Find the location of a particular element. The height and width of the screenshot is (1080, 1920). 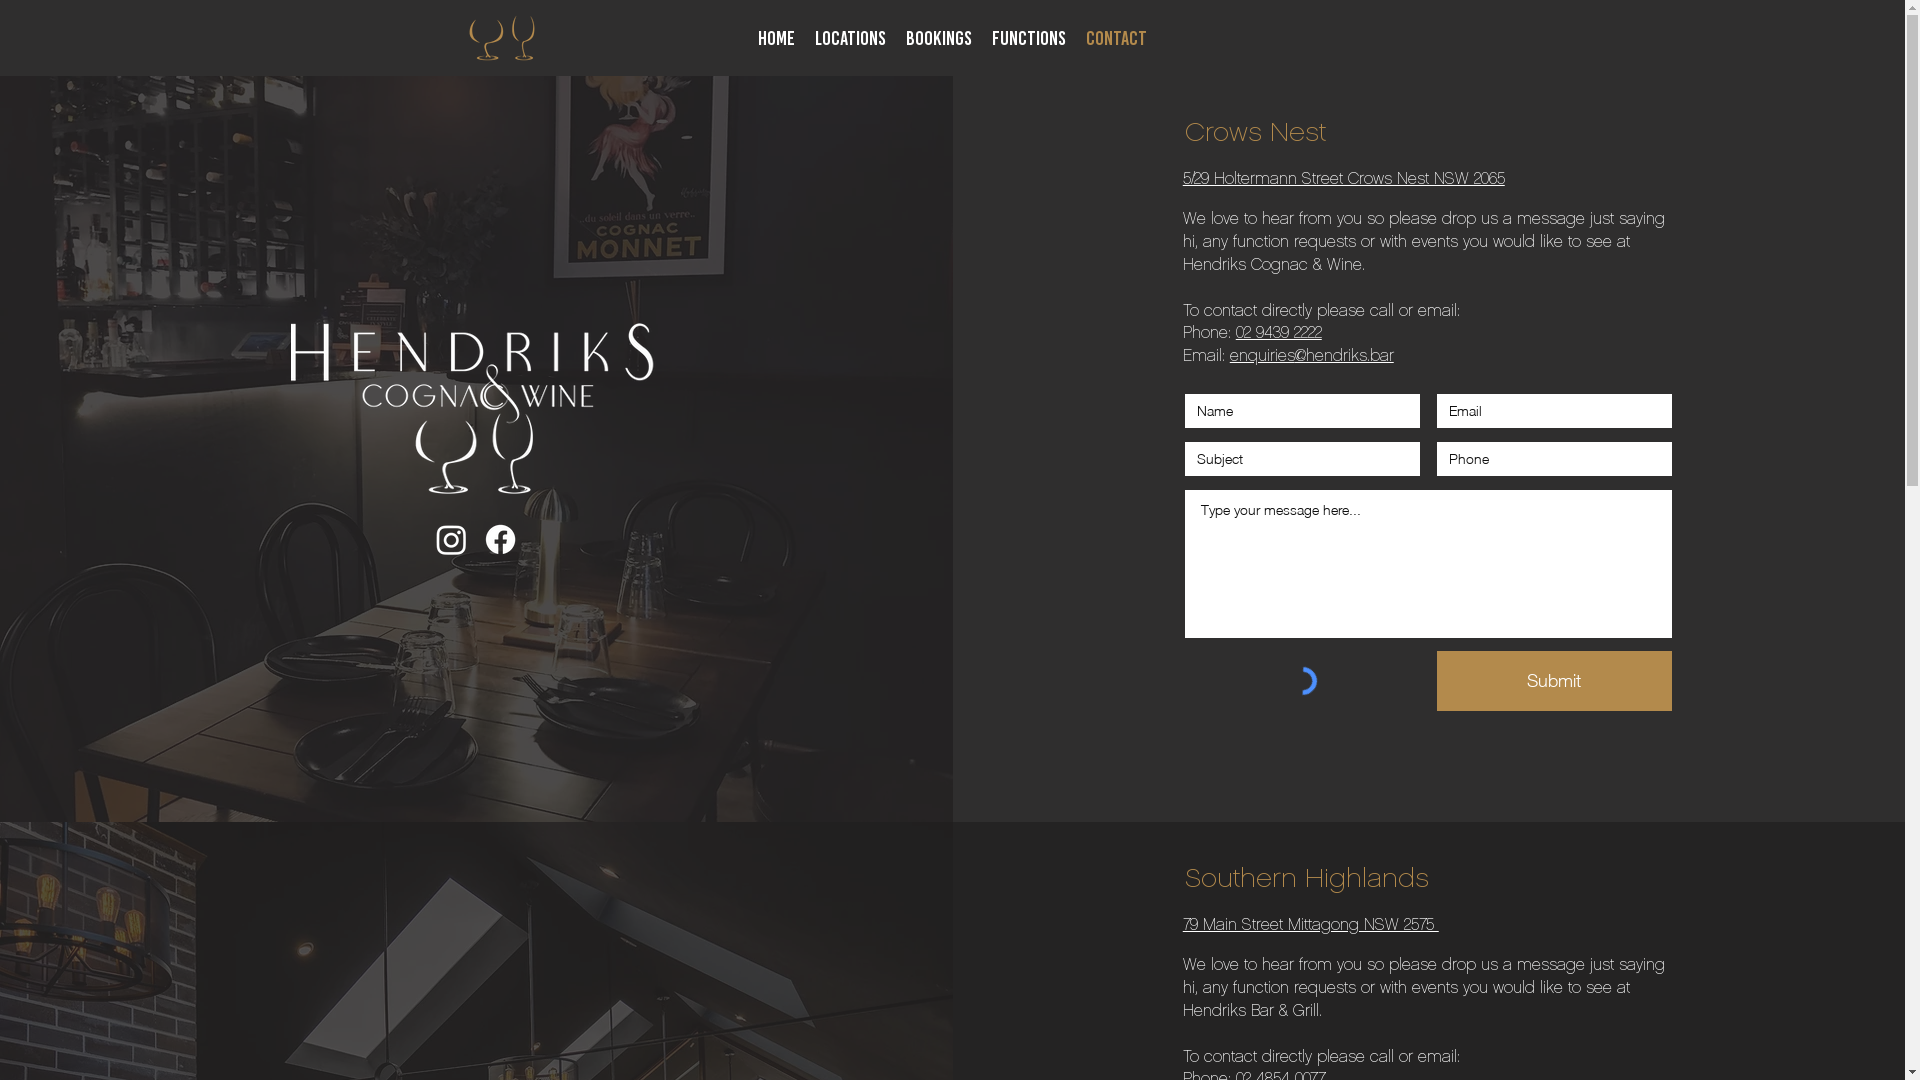

'@hendriks.bar' is located at coordinates (1295, 355).